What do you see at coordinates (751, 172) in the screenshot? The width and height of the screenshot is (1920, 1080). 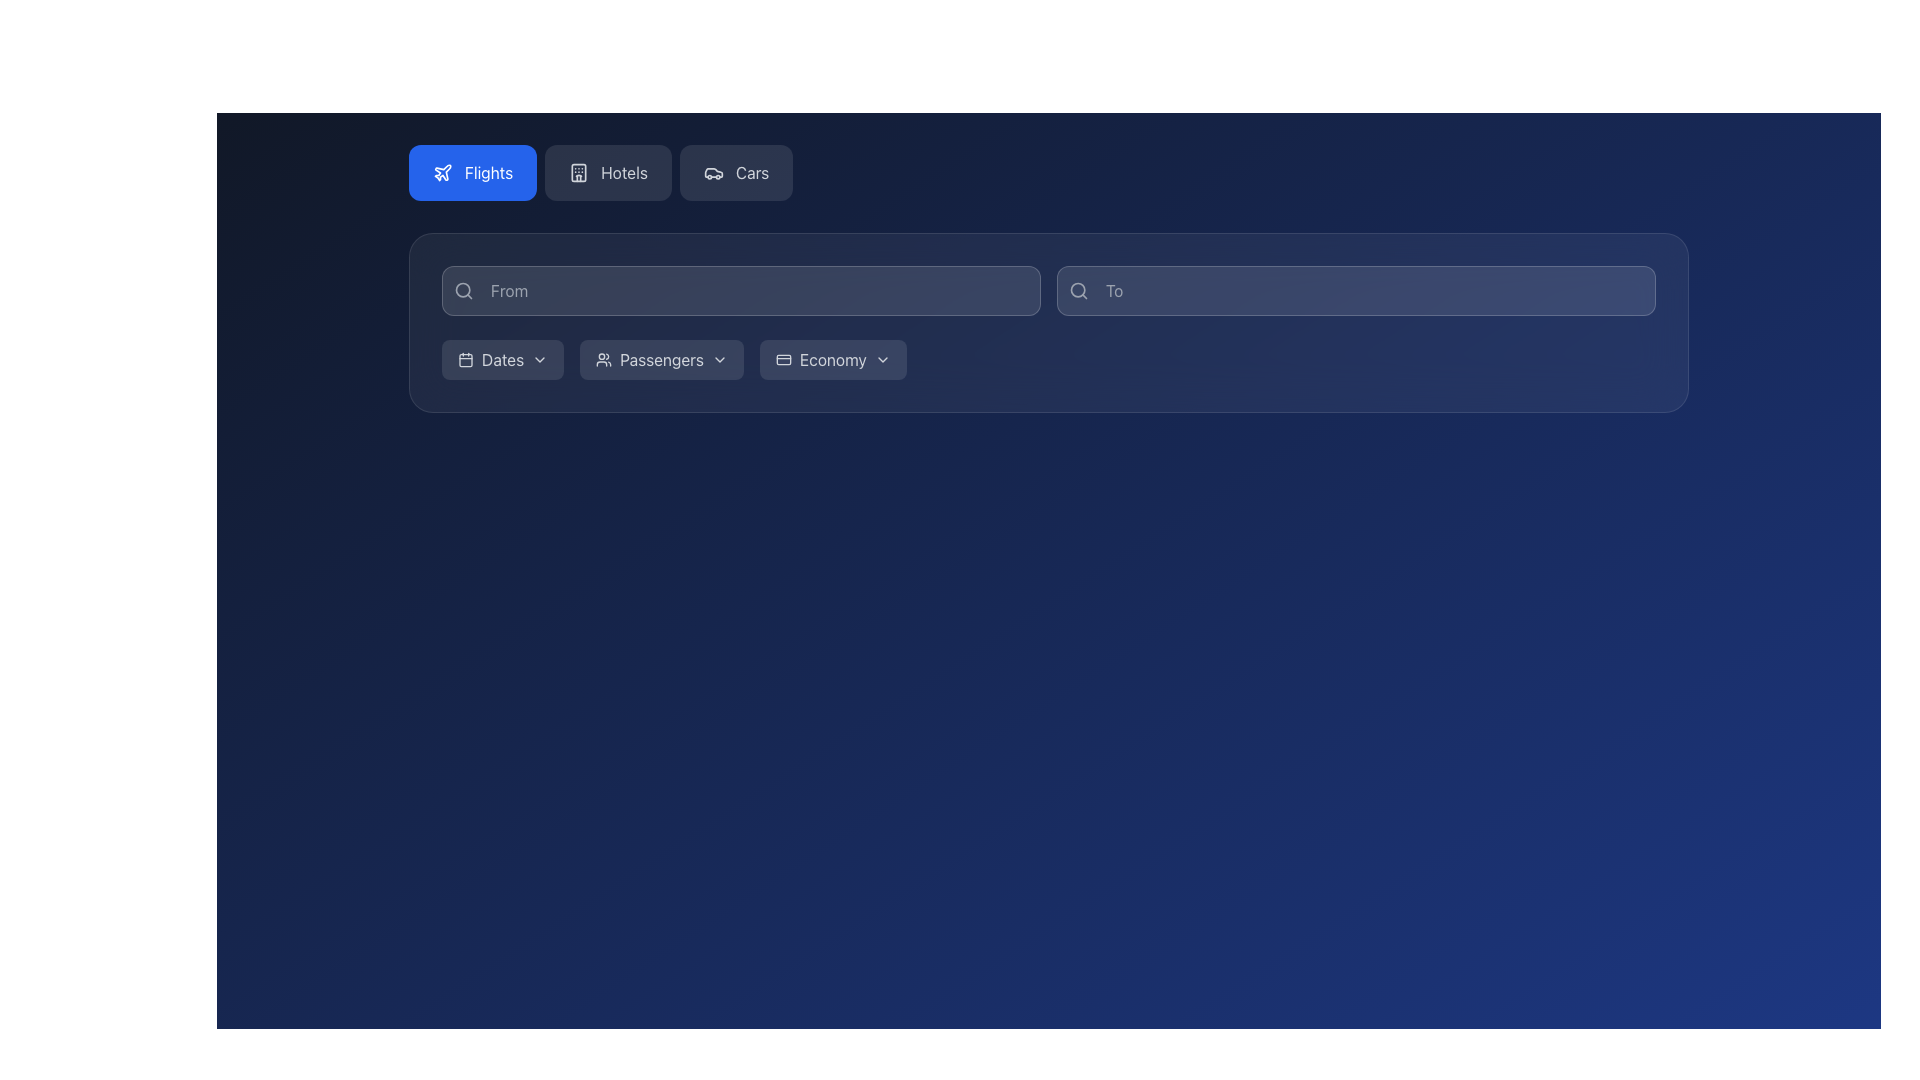 I see `to select the 'Cars' option in the menu, which is a text label positioned to the right of a car icon` at bounding box center [751, 172].